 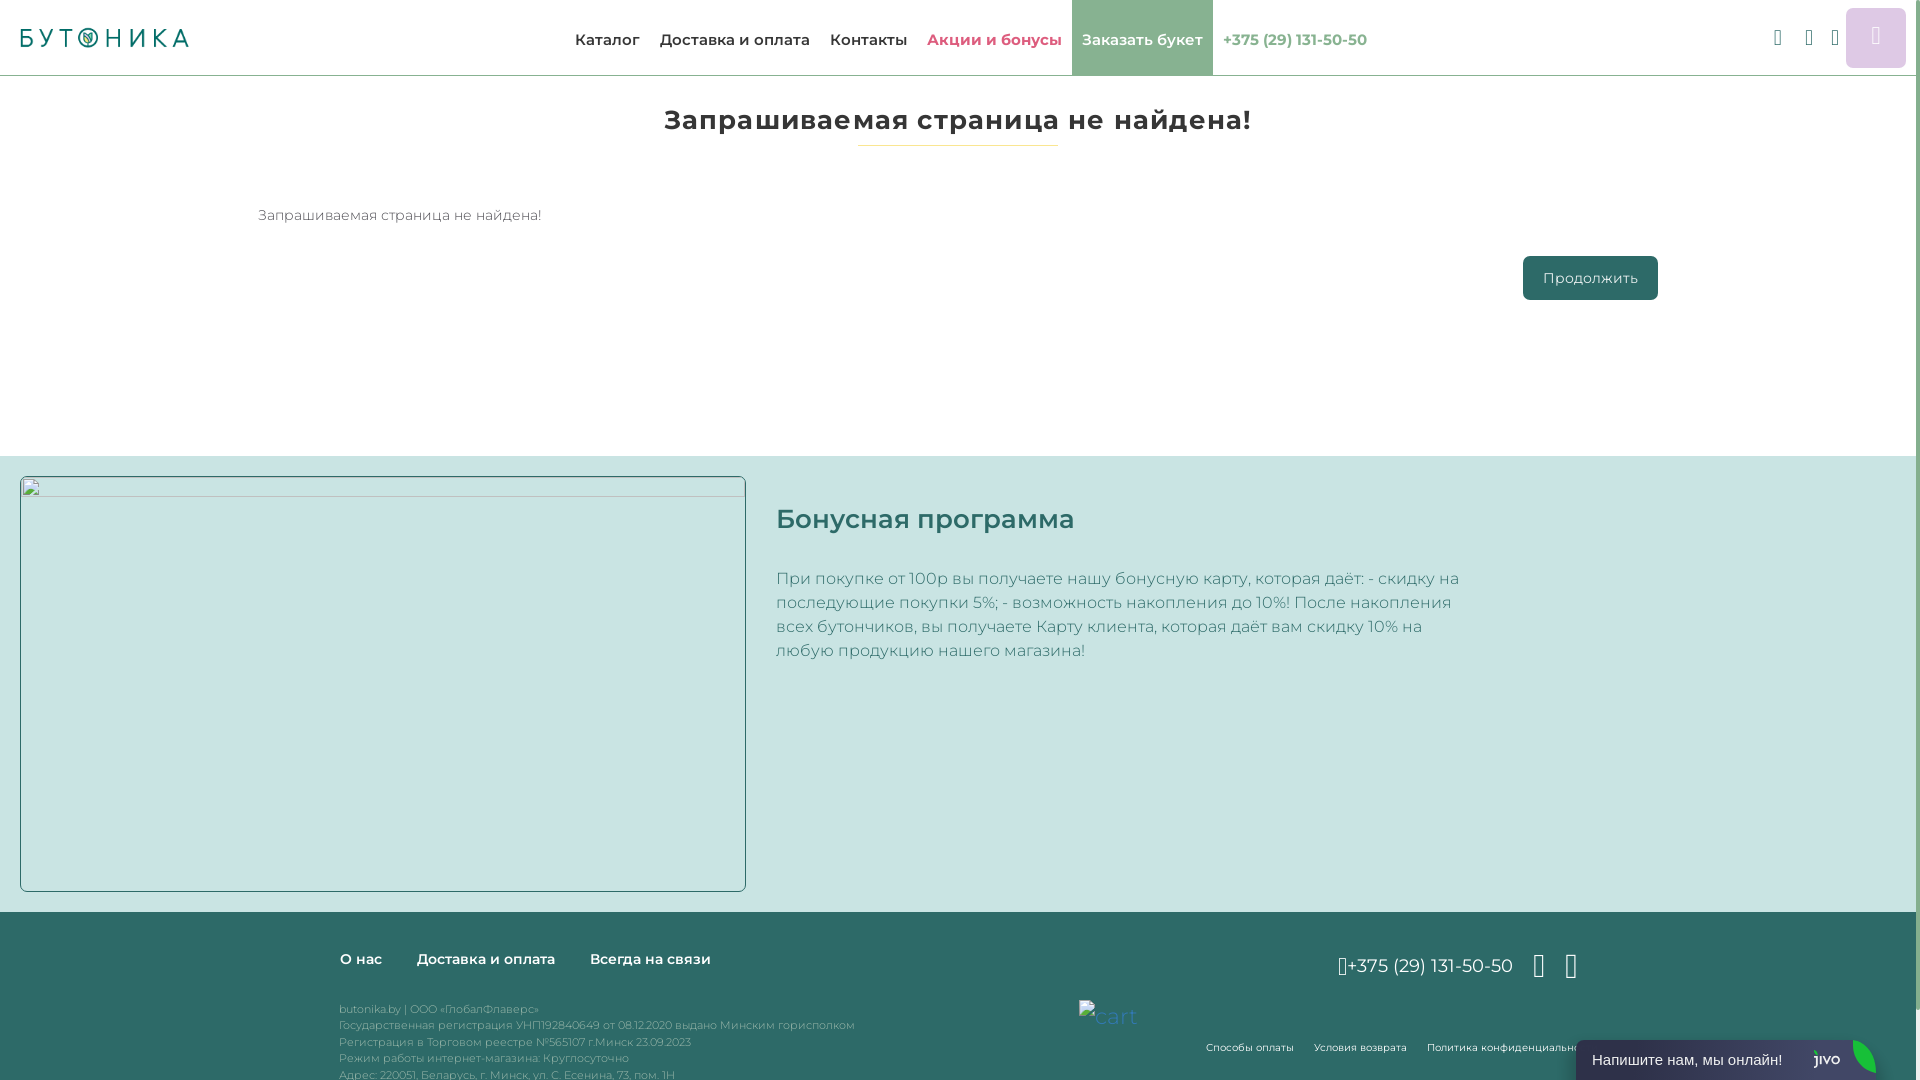 I want to click on '+375 (29) 131-50-50', so click(x=1424, y=964).